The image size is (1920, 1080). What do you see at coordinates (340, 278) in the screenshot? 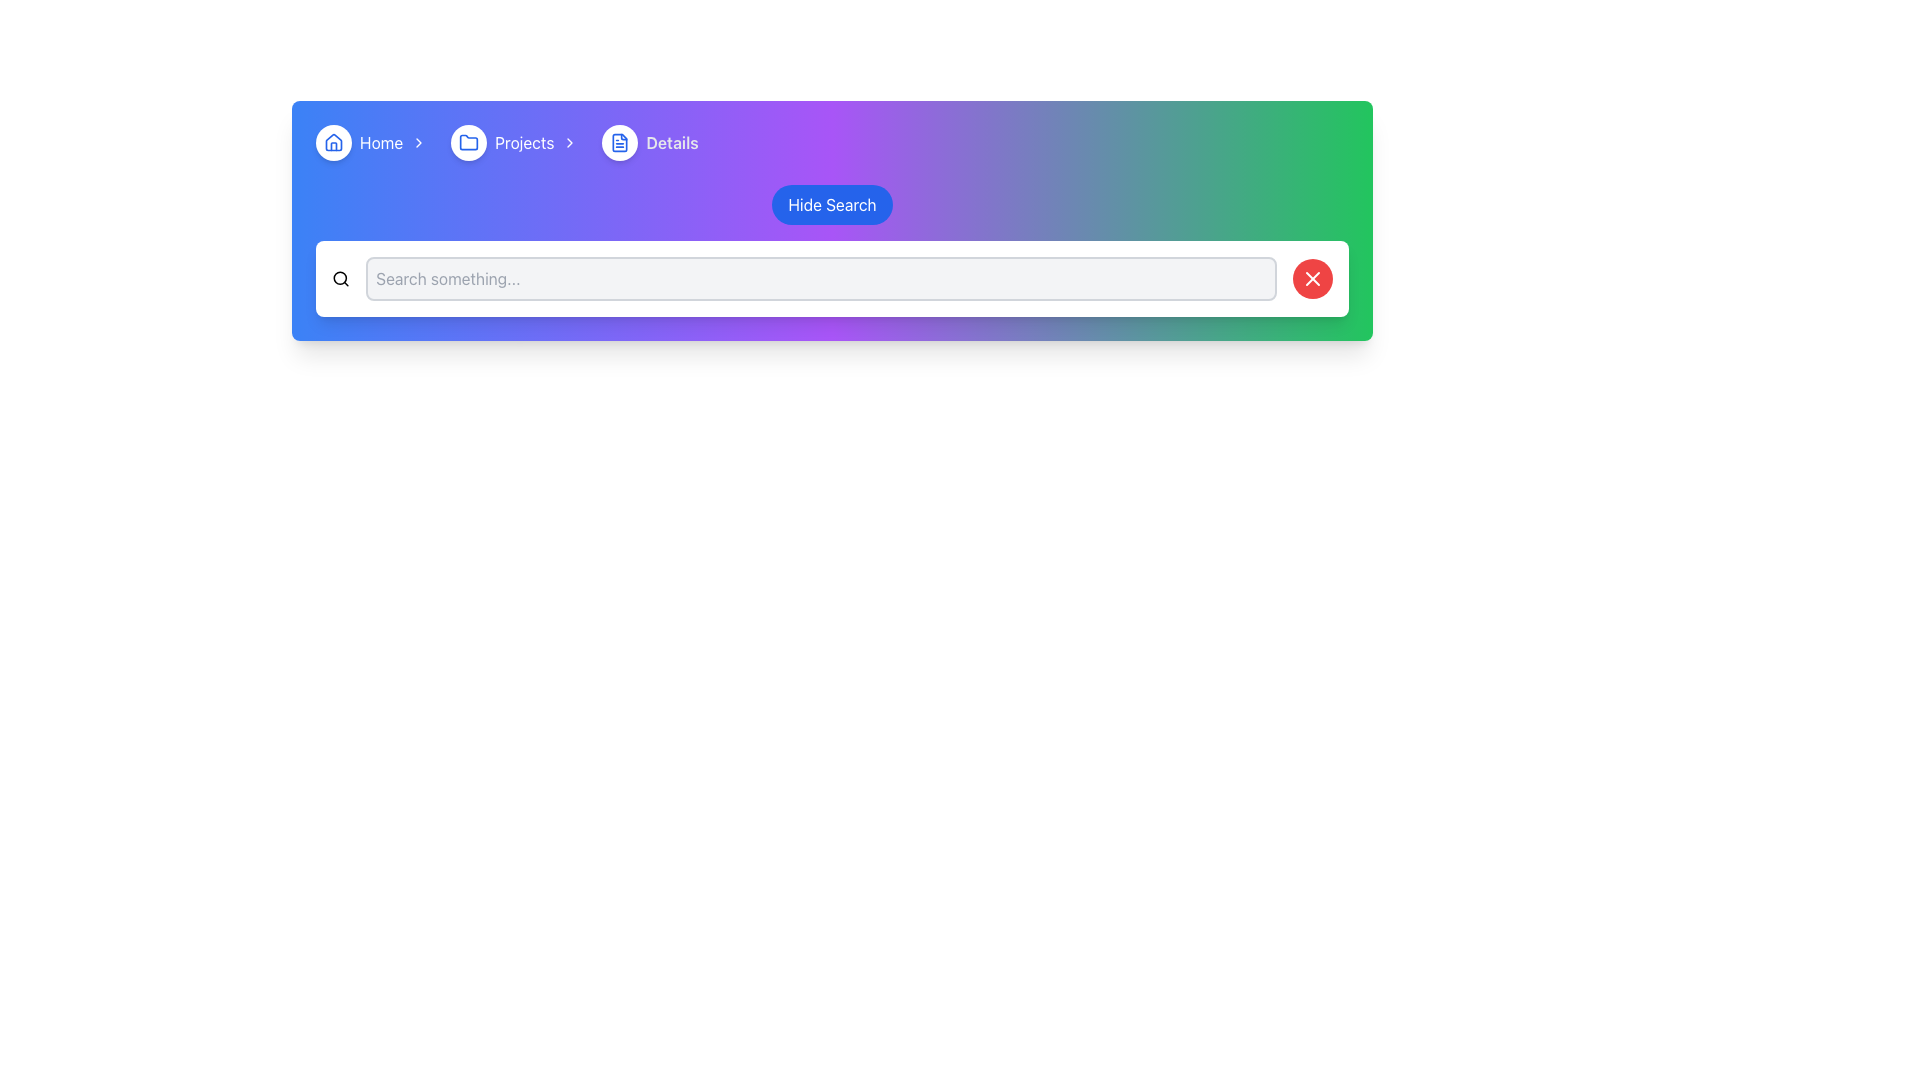
I see `the circular component of the search icon, which is part of the SVG graphic representing a magnifying glass located in the search bar area` at bounding box center [340, 278].